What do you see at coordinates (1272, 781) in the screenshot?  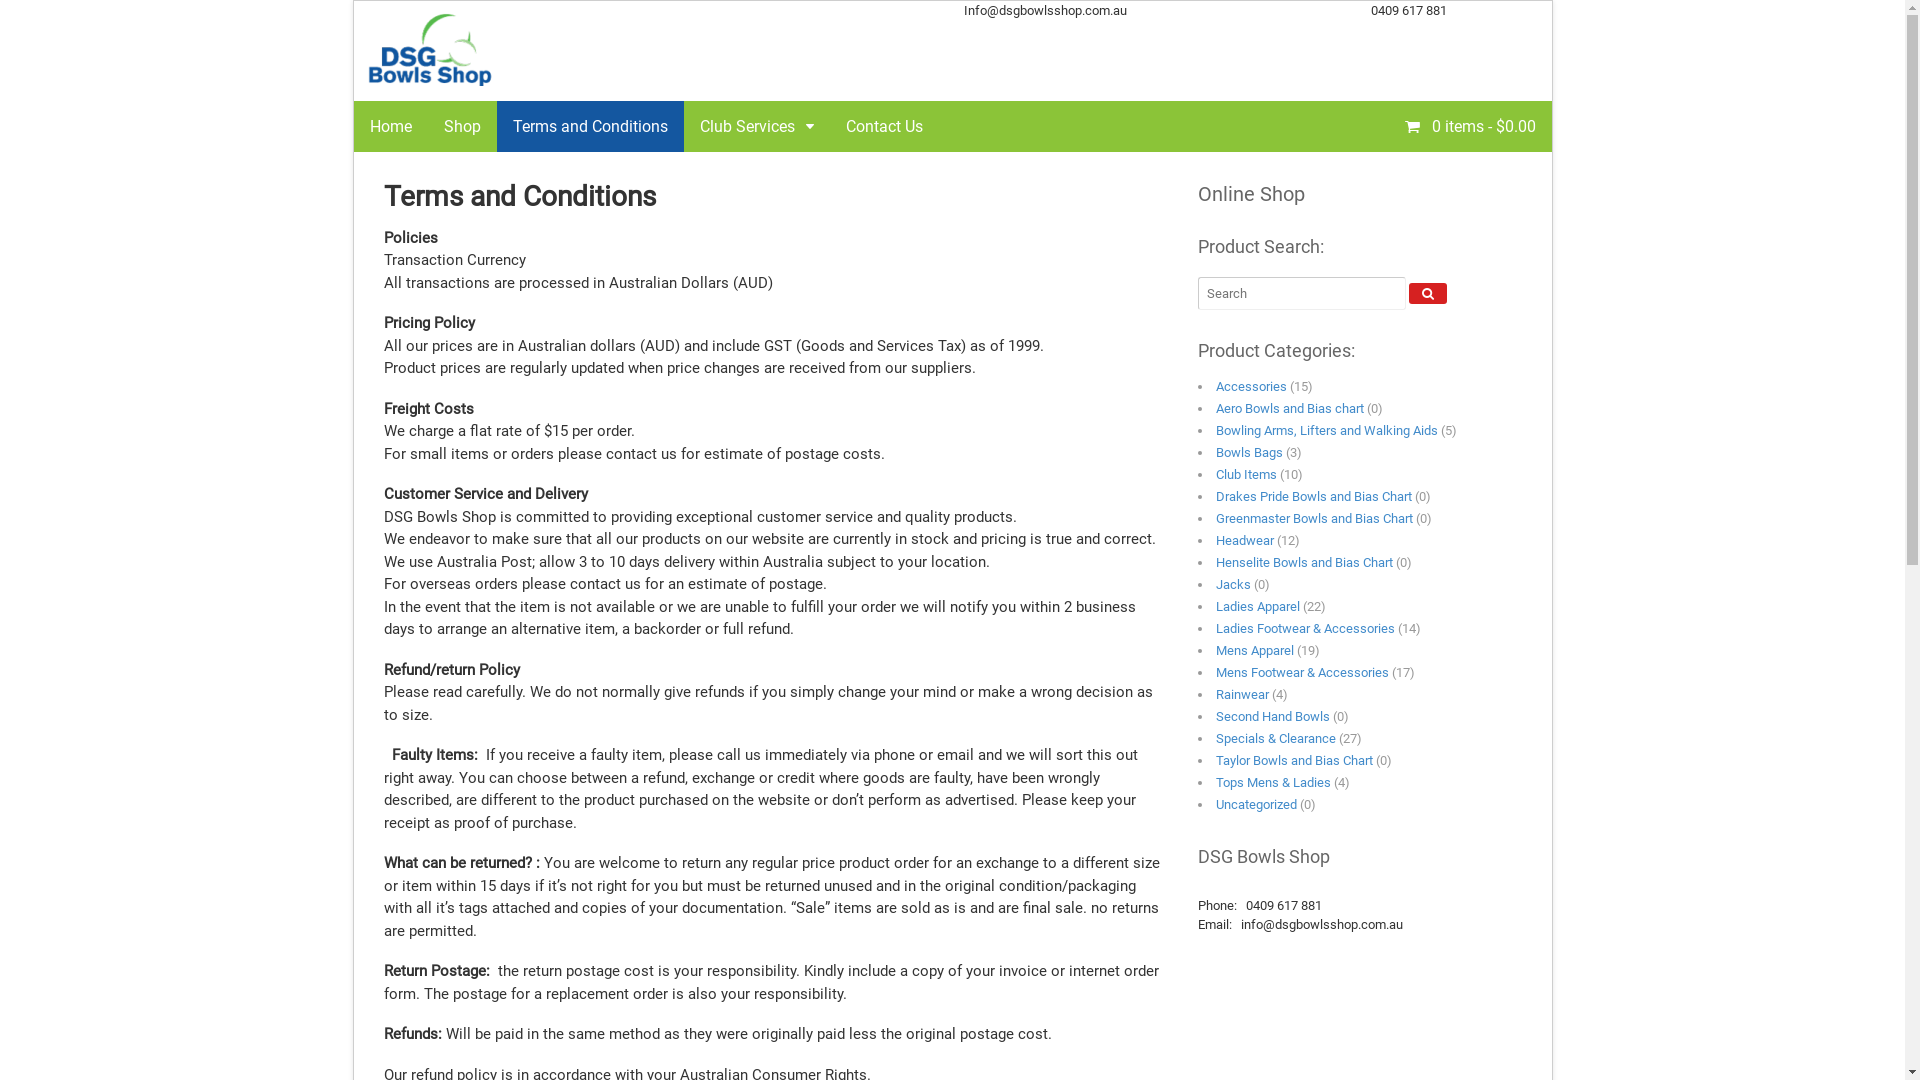 I see `'Tops Mens & Ladies'` at bounding box center [1272, 781].